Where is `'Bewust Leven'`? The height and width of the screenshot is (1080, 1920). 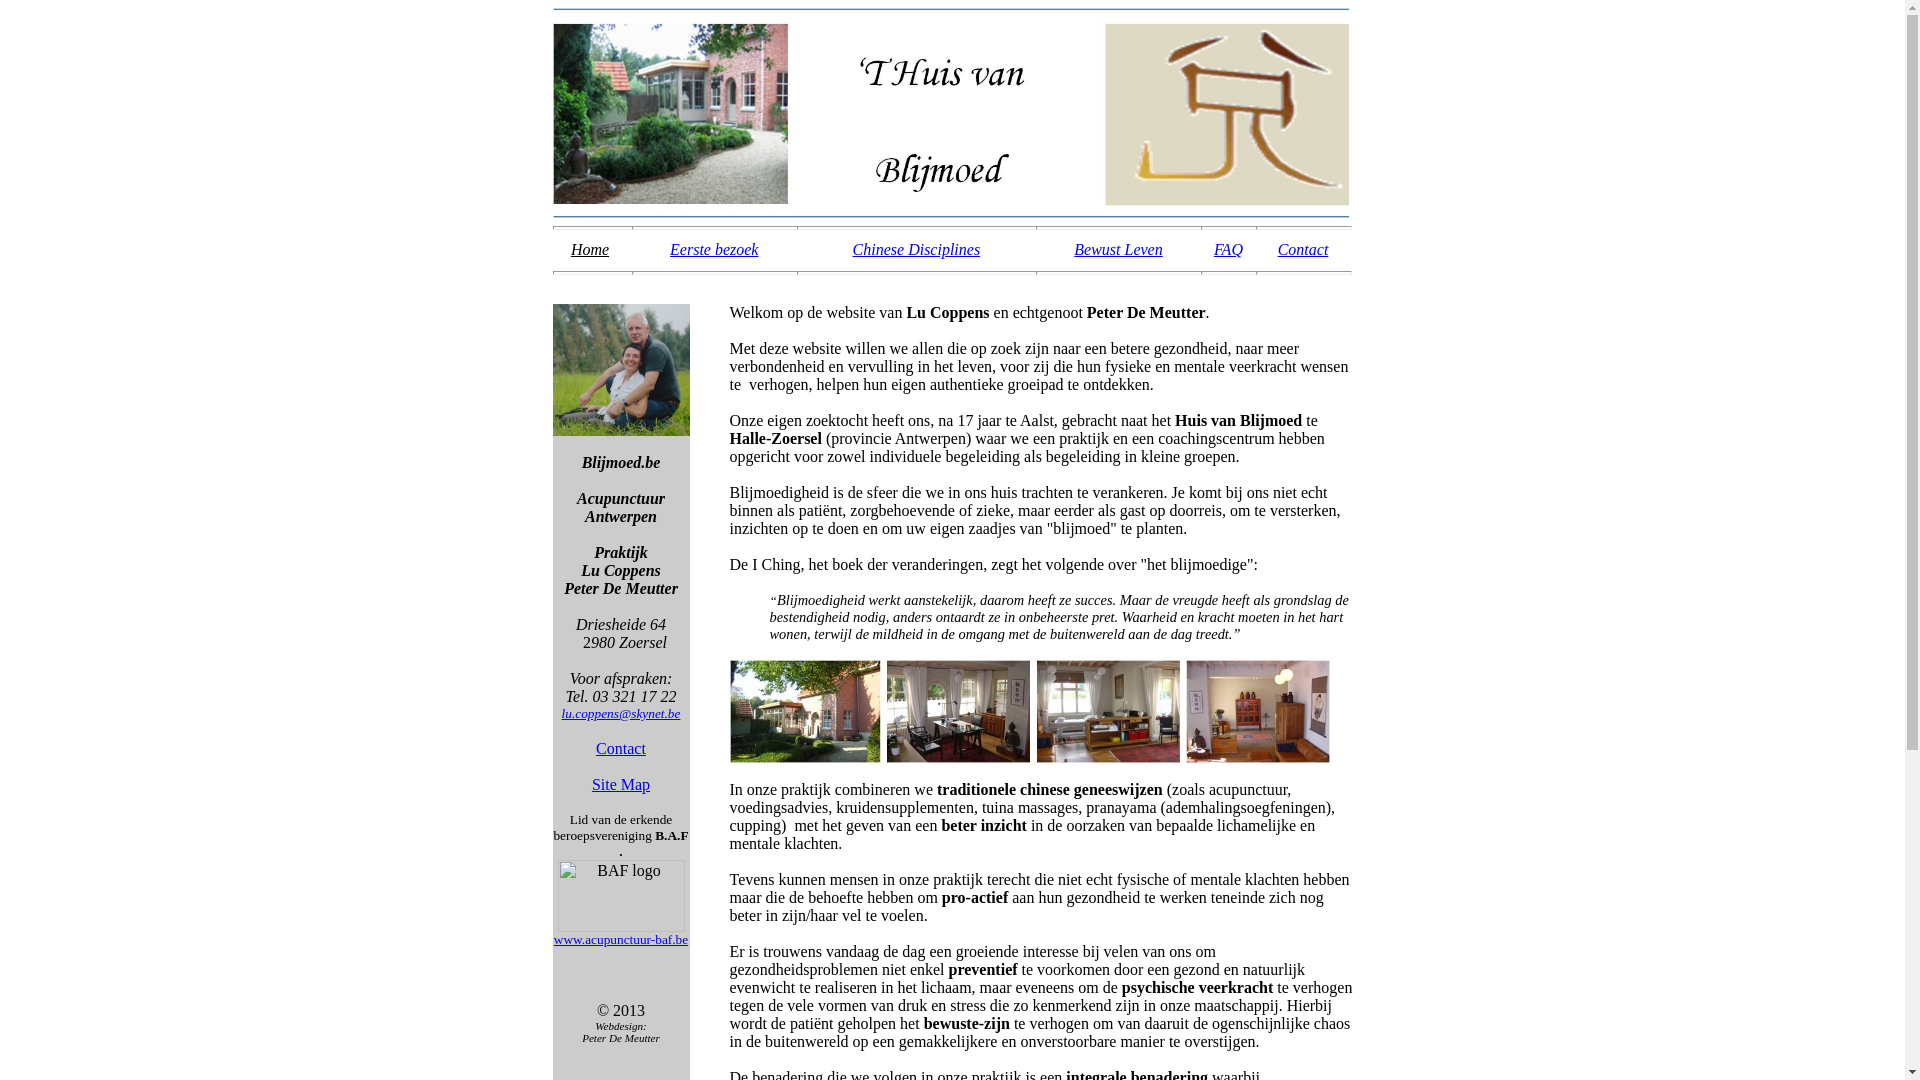
'Bewust Leven' is located at coordinates (1117, 248).